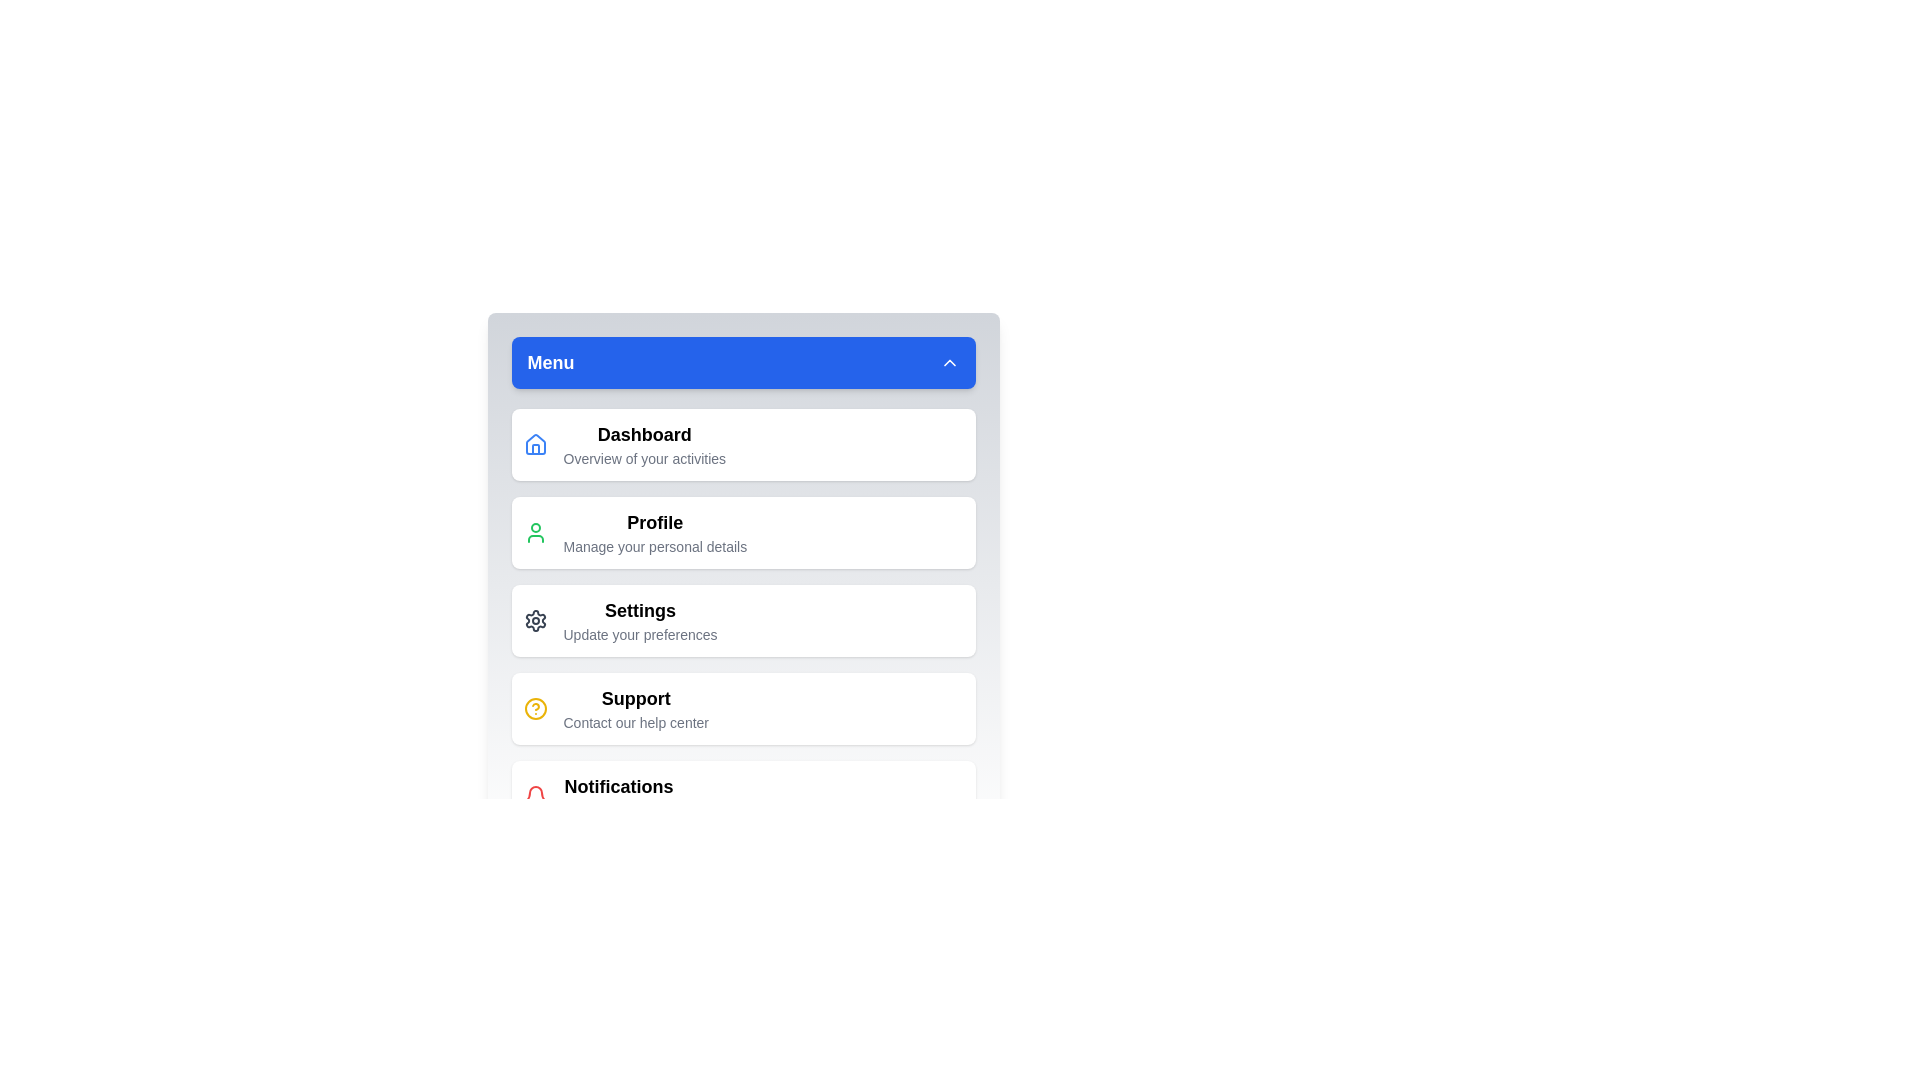 Image resolution: width=1920 pixels, height=1080 pixels. I want to click on the 'Settings' label in the vertical menu, which is the third entry after 'Dashboard' and 'Profile', so click(640, 609).